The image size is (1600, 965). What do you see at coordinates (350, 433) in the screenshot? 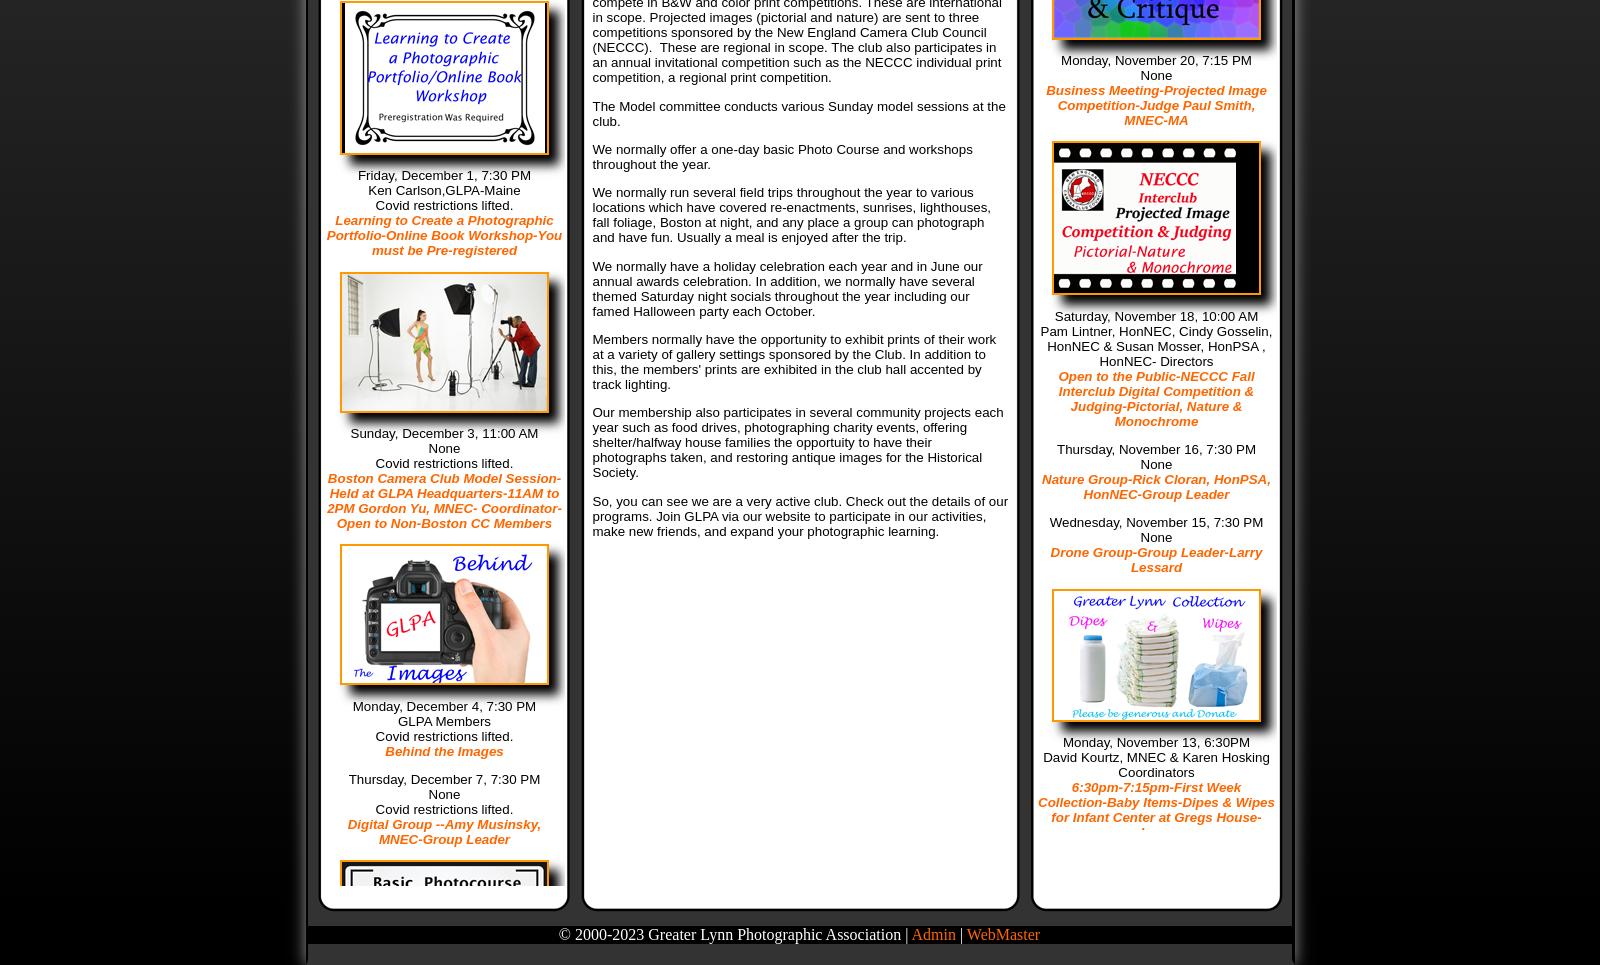
I see `'Sunday, December 3, 11:00 AM'` at bounding box center [350, 433].